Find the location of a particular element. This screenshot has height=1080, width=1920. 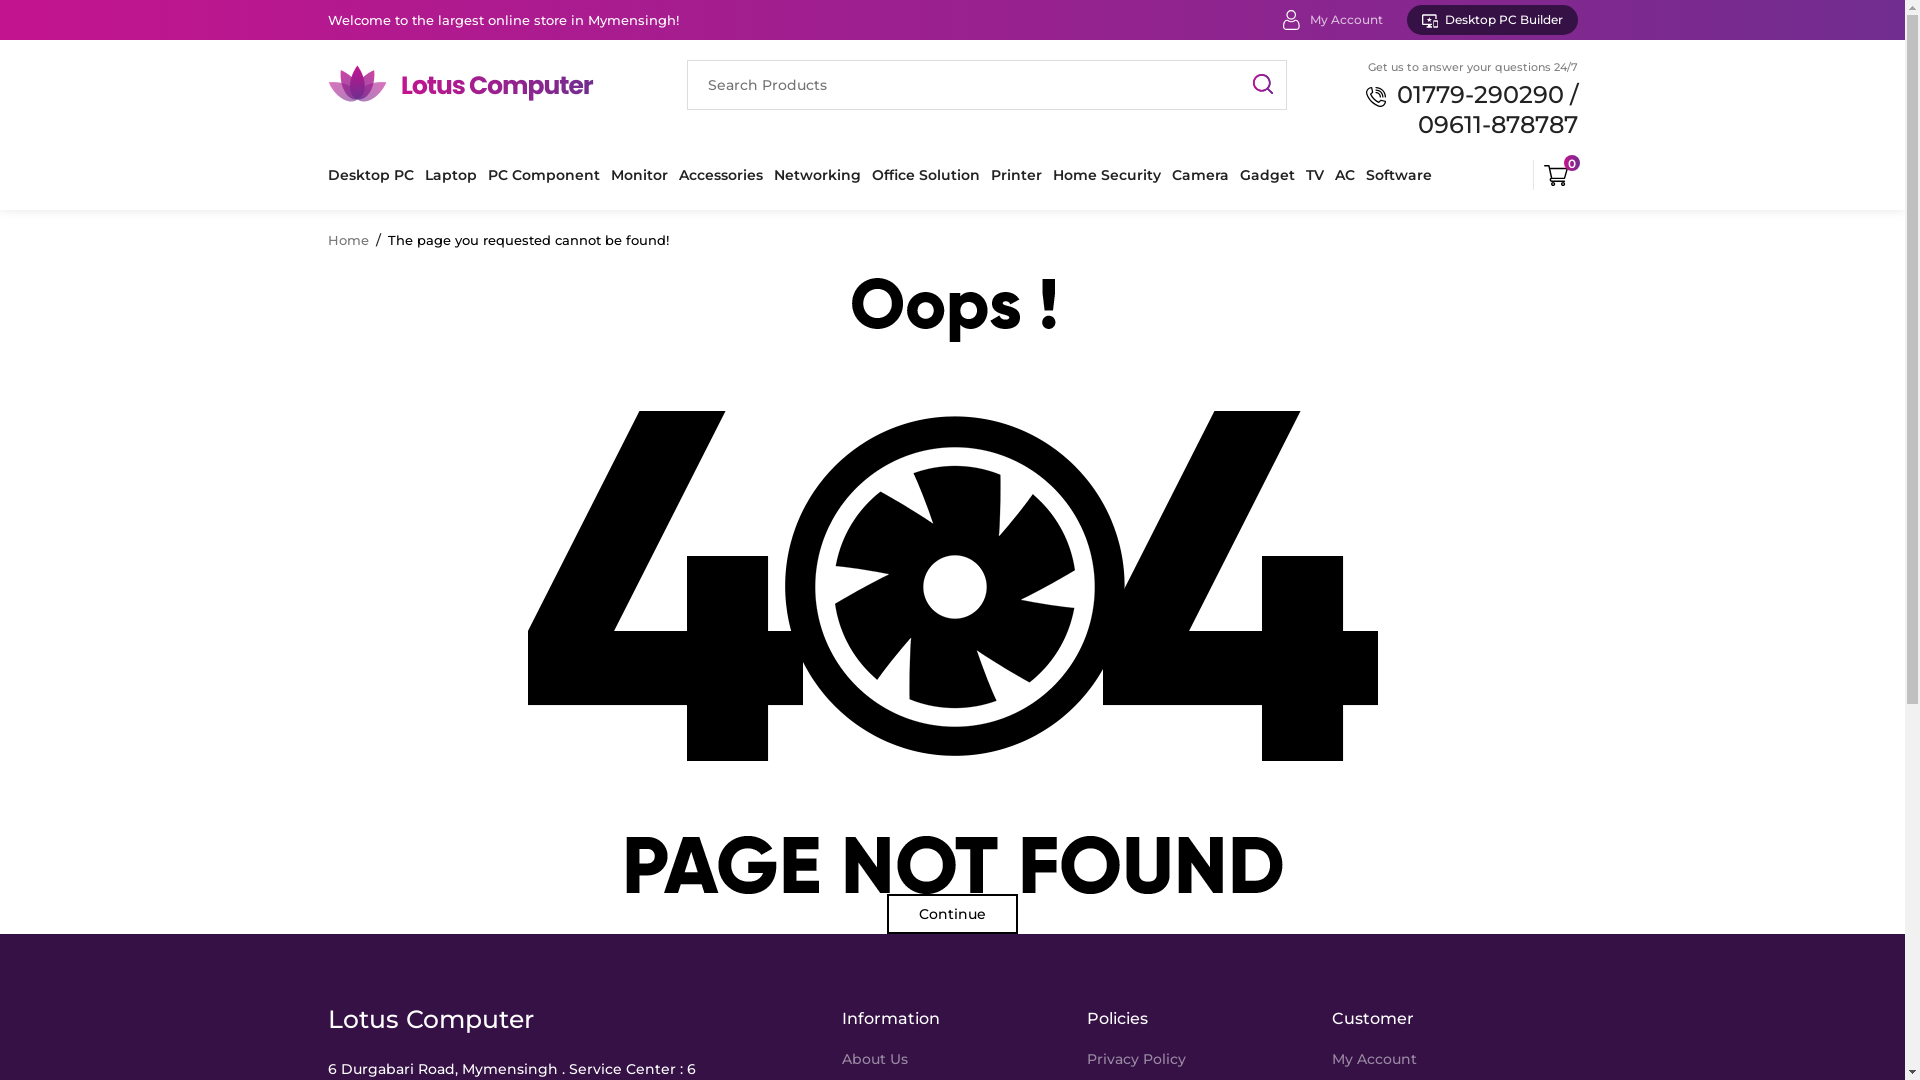

'Printer' is located at coordinates (1015, 173).